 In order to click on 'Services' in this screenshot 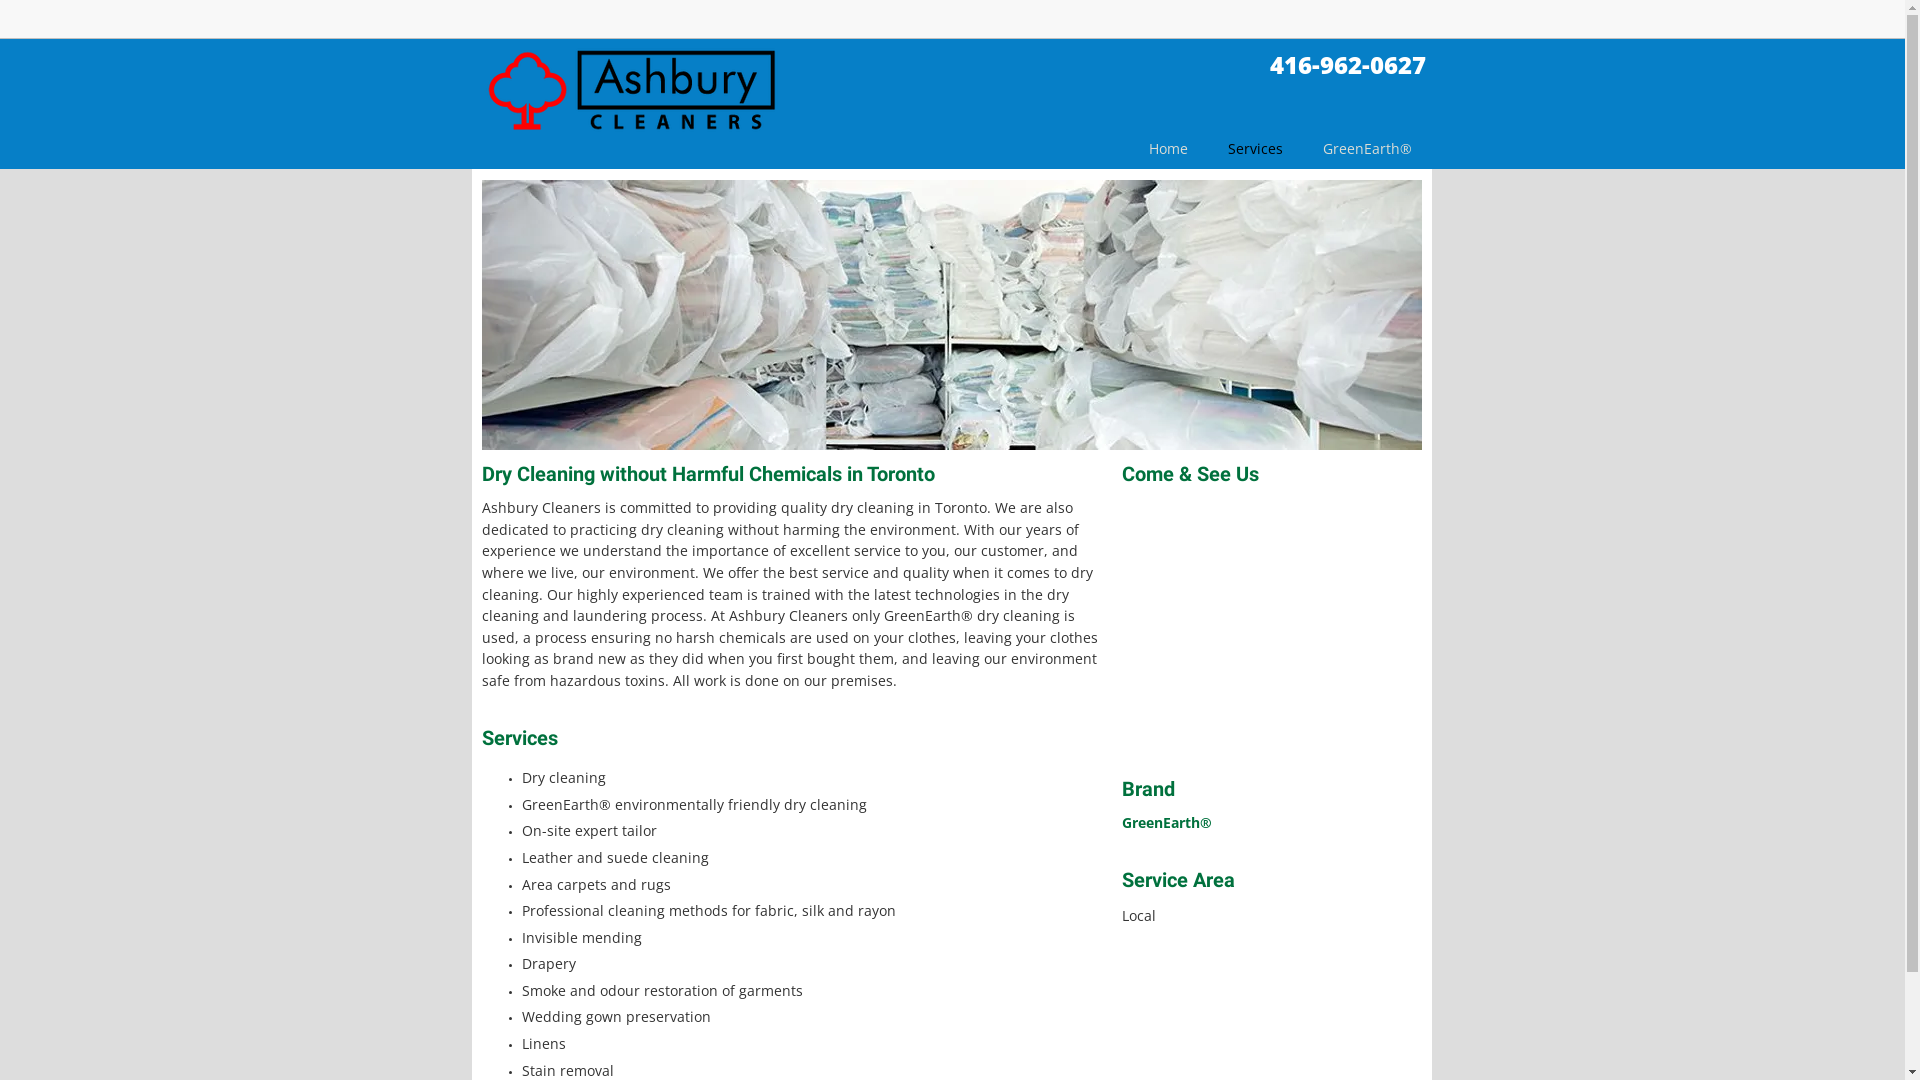, I will do `click(1254, 153)`.